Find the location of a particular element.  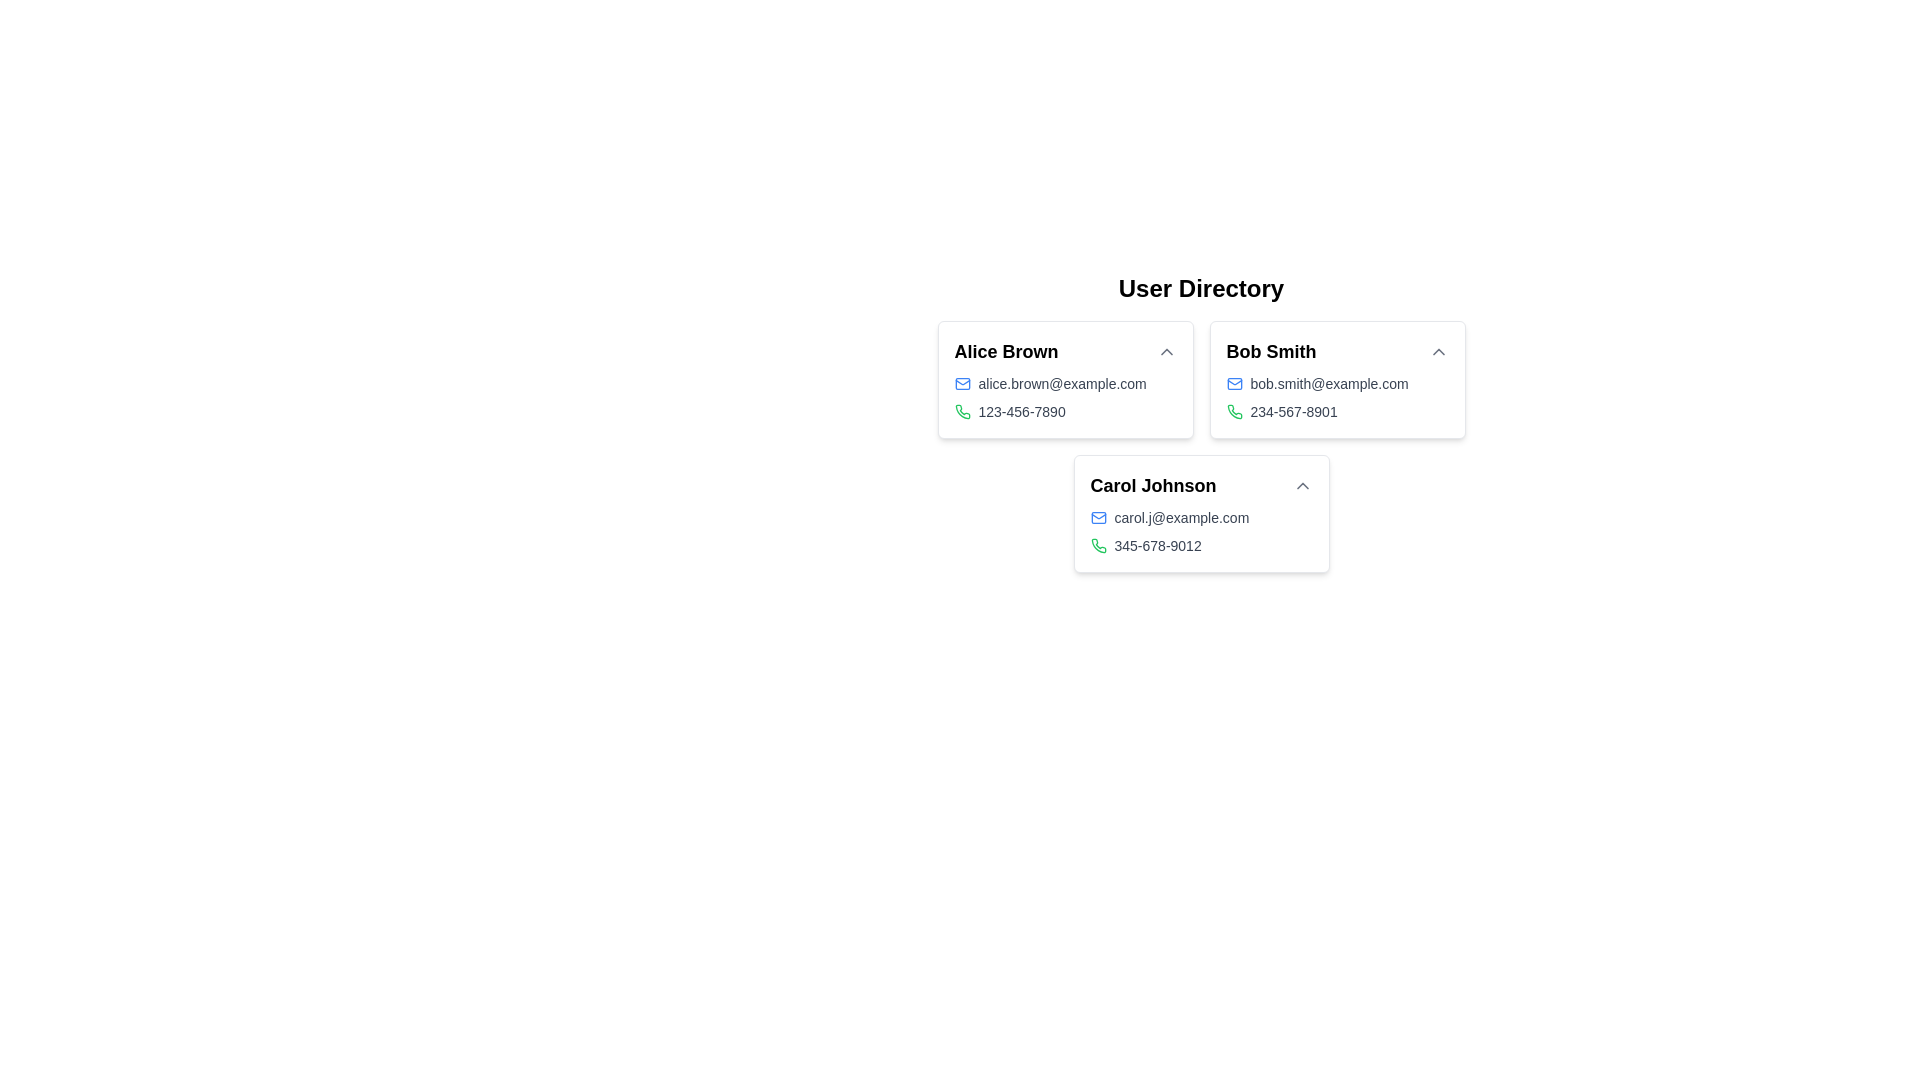

the small blue envelope icon representing the email symbol located to the left of 'bob.smith@example.com' in the 'Bob Smith' card in the user directory interface is located at coordinates (1233, 384).